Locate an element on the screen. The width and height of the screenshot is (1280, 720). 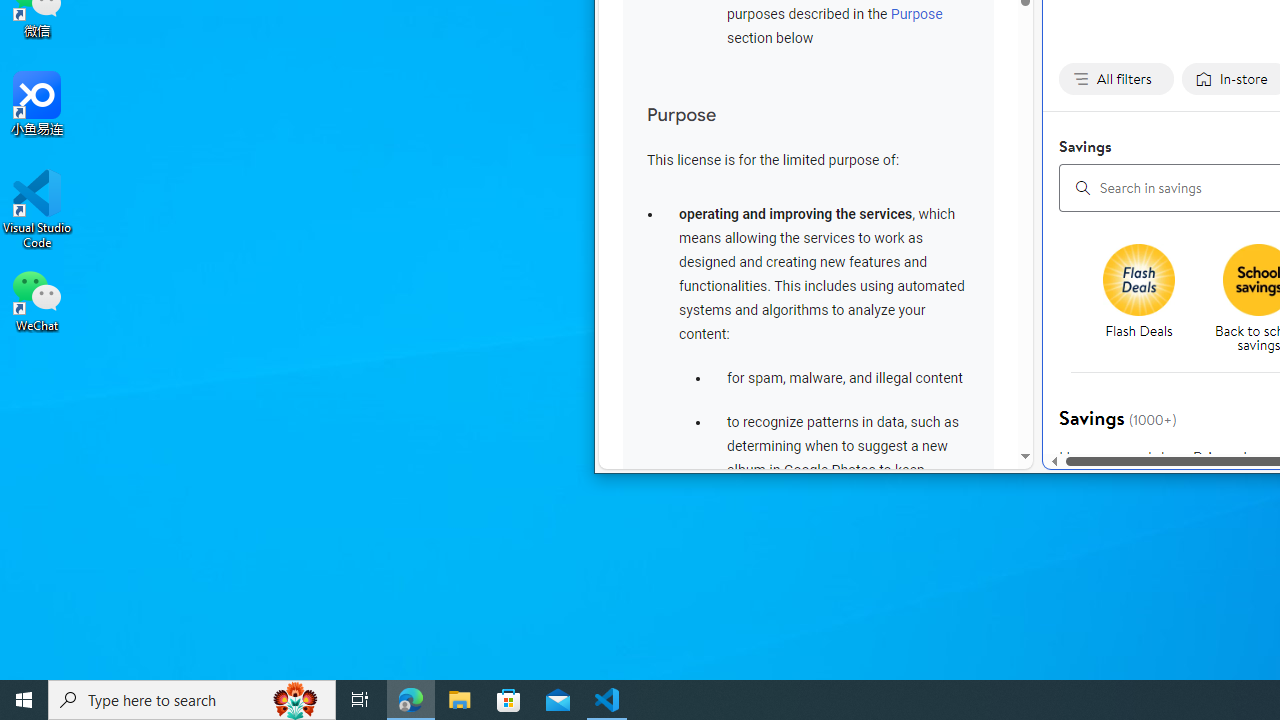
'Type here to search' is located at coordinates (192, 698).